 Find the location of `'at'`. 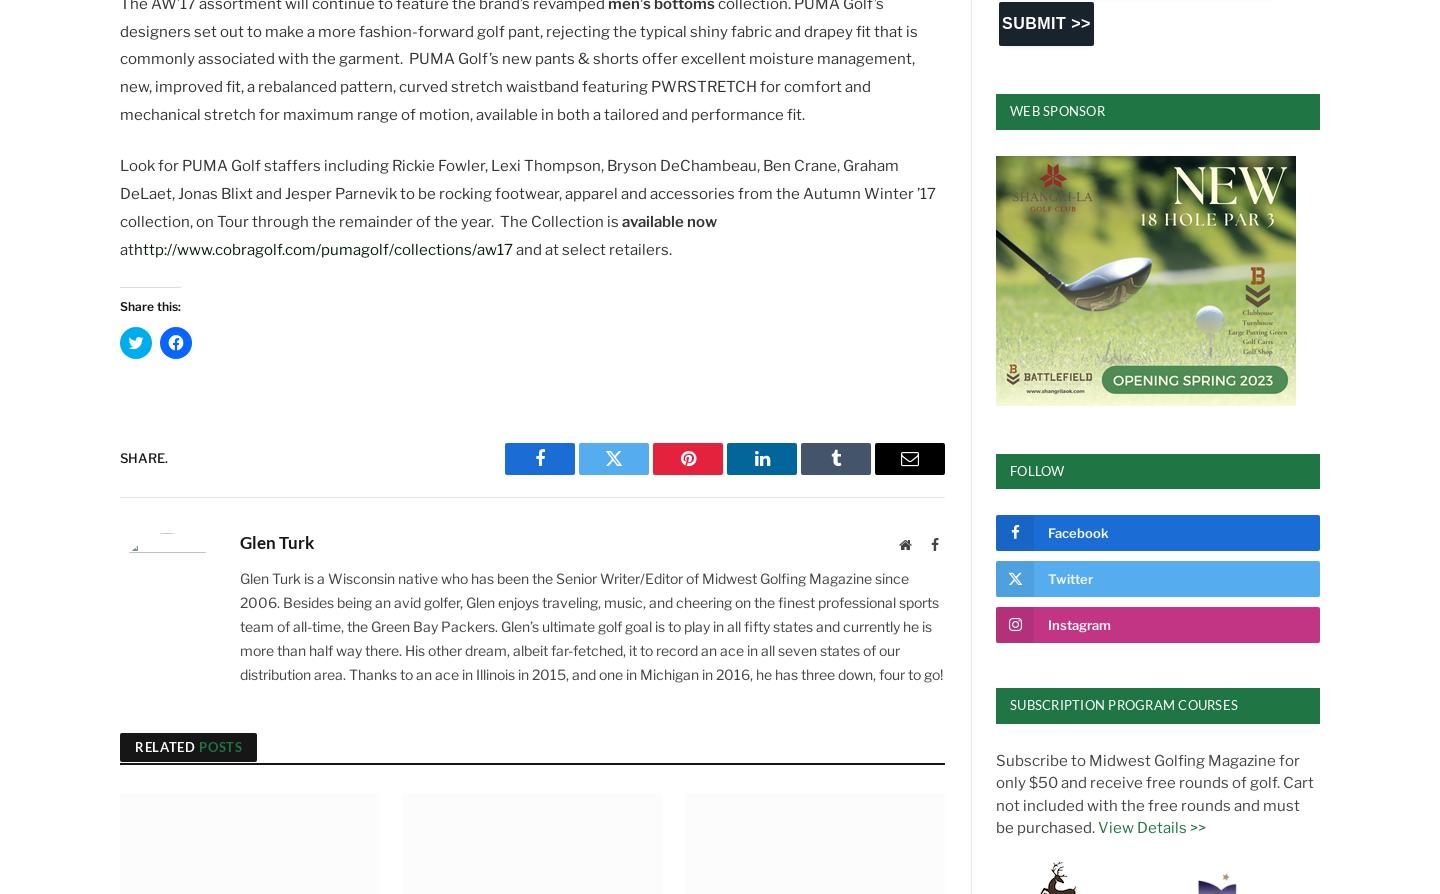

'at' is located at coordinates (126, 247).